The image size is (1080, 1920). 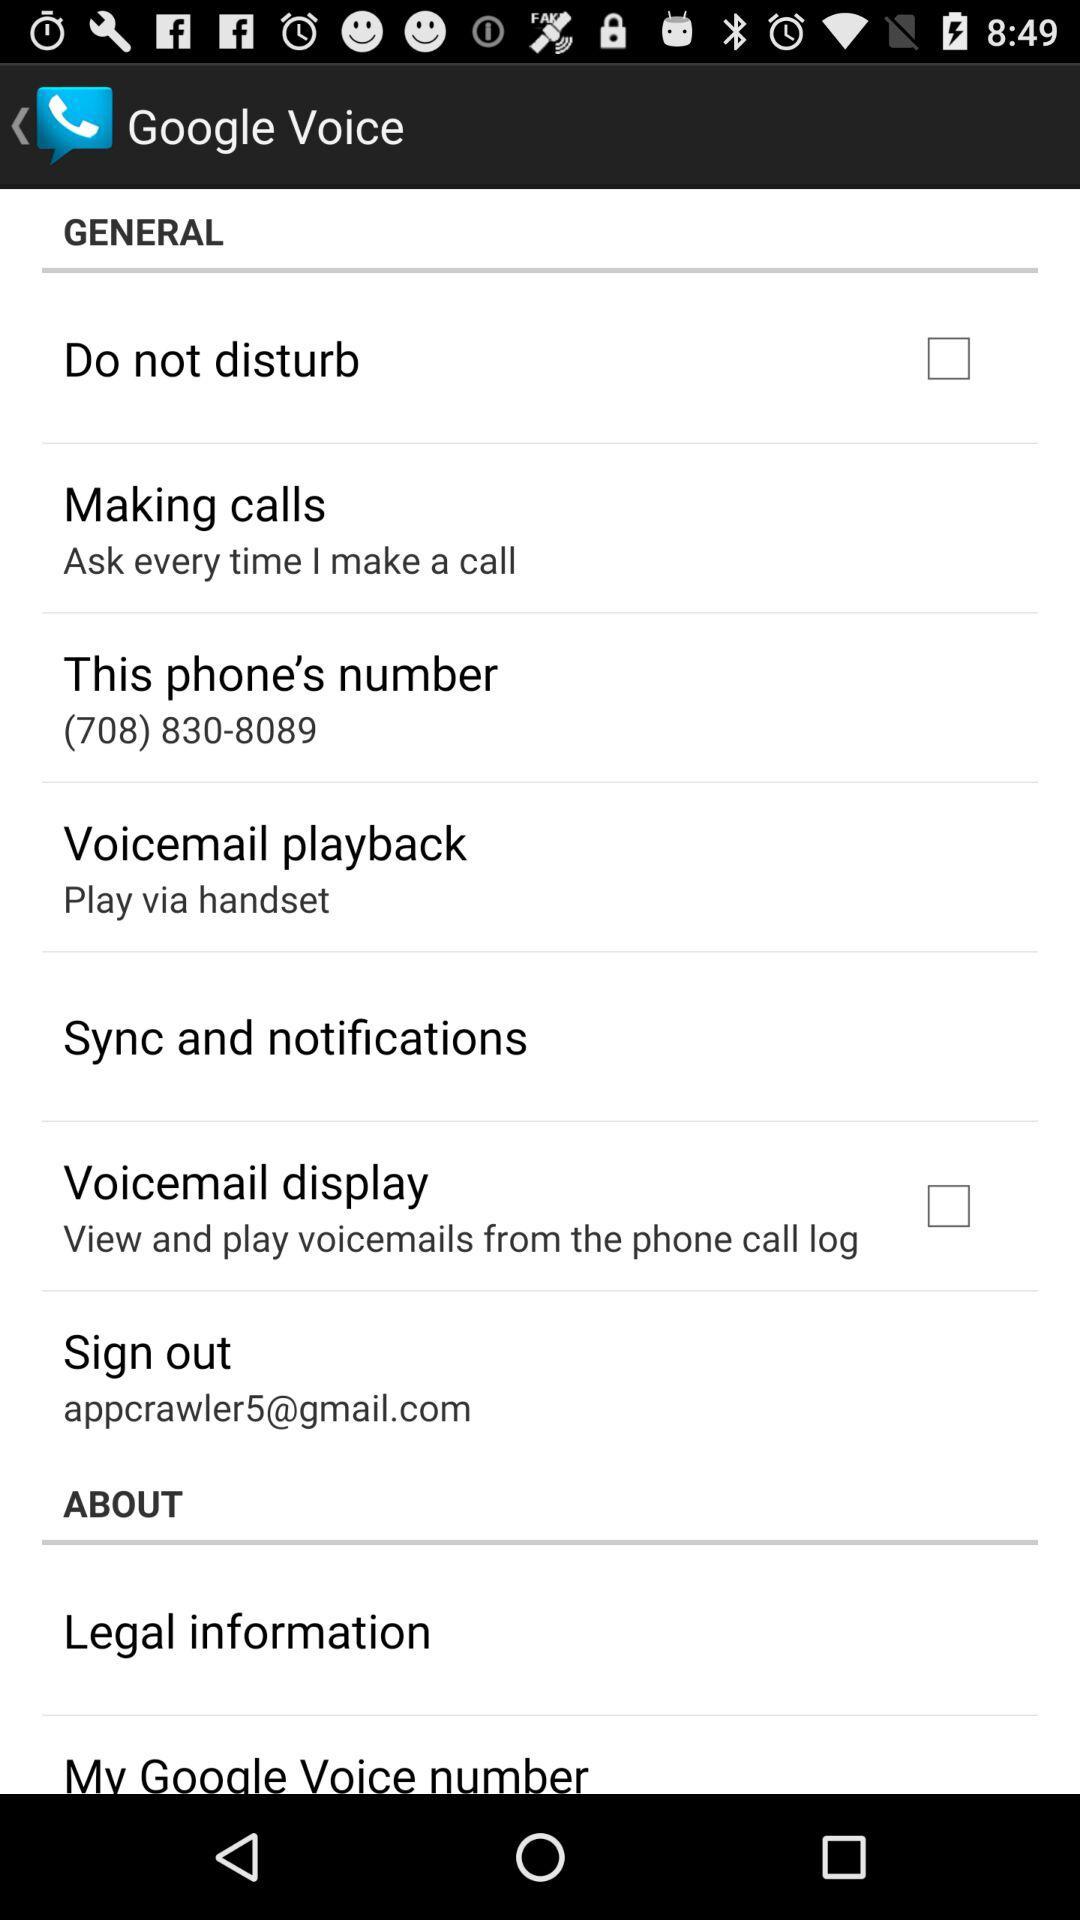 I want to click on the app below making calls app, so click(x=289, y=559).